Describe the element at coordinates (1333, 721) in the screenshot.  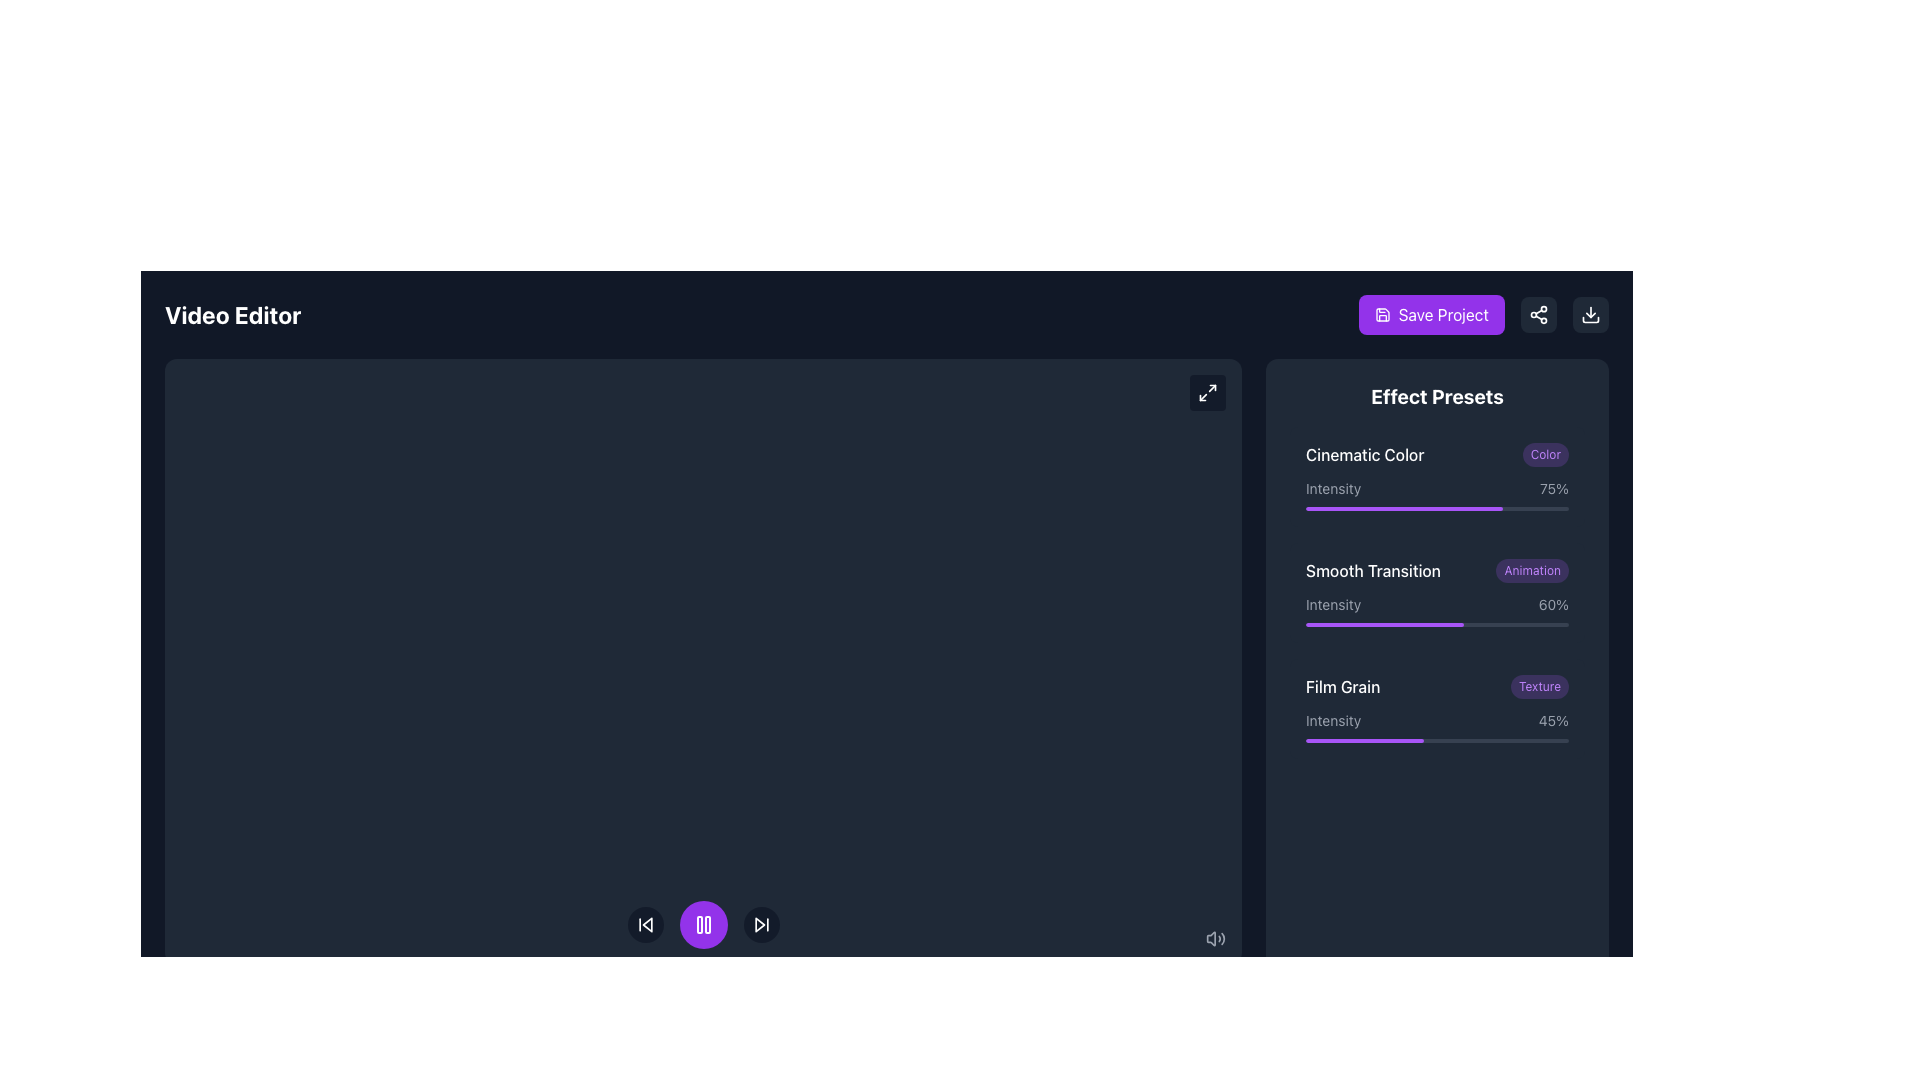
I see `the Text label that indicates the intensity control for the 'Film Grain' effect, located to the left of '45%' and above the progress bar` at that location.